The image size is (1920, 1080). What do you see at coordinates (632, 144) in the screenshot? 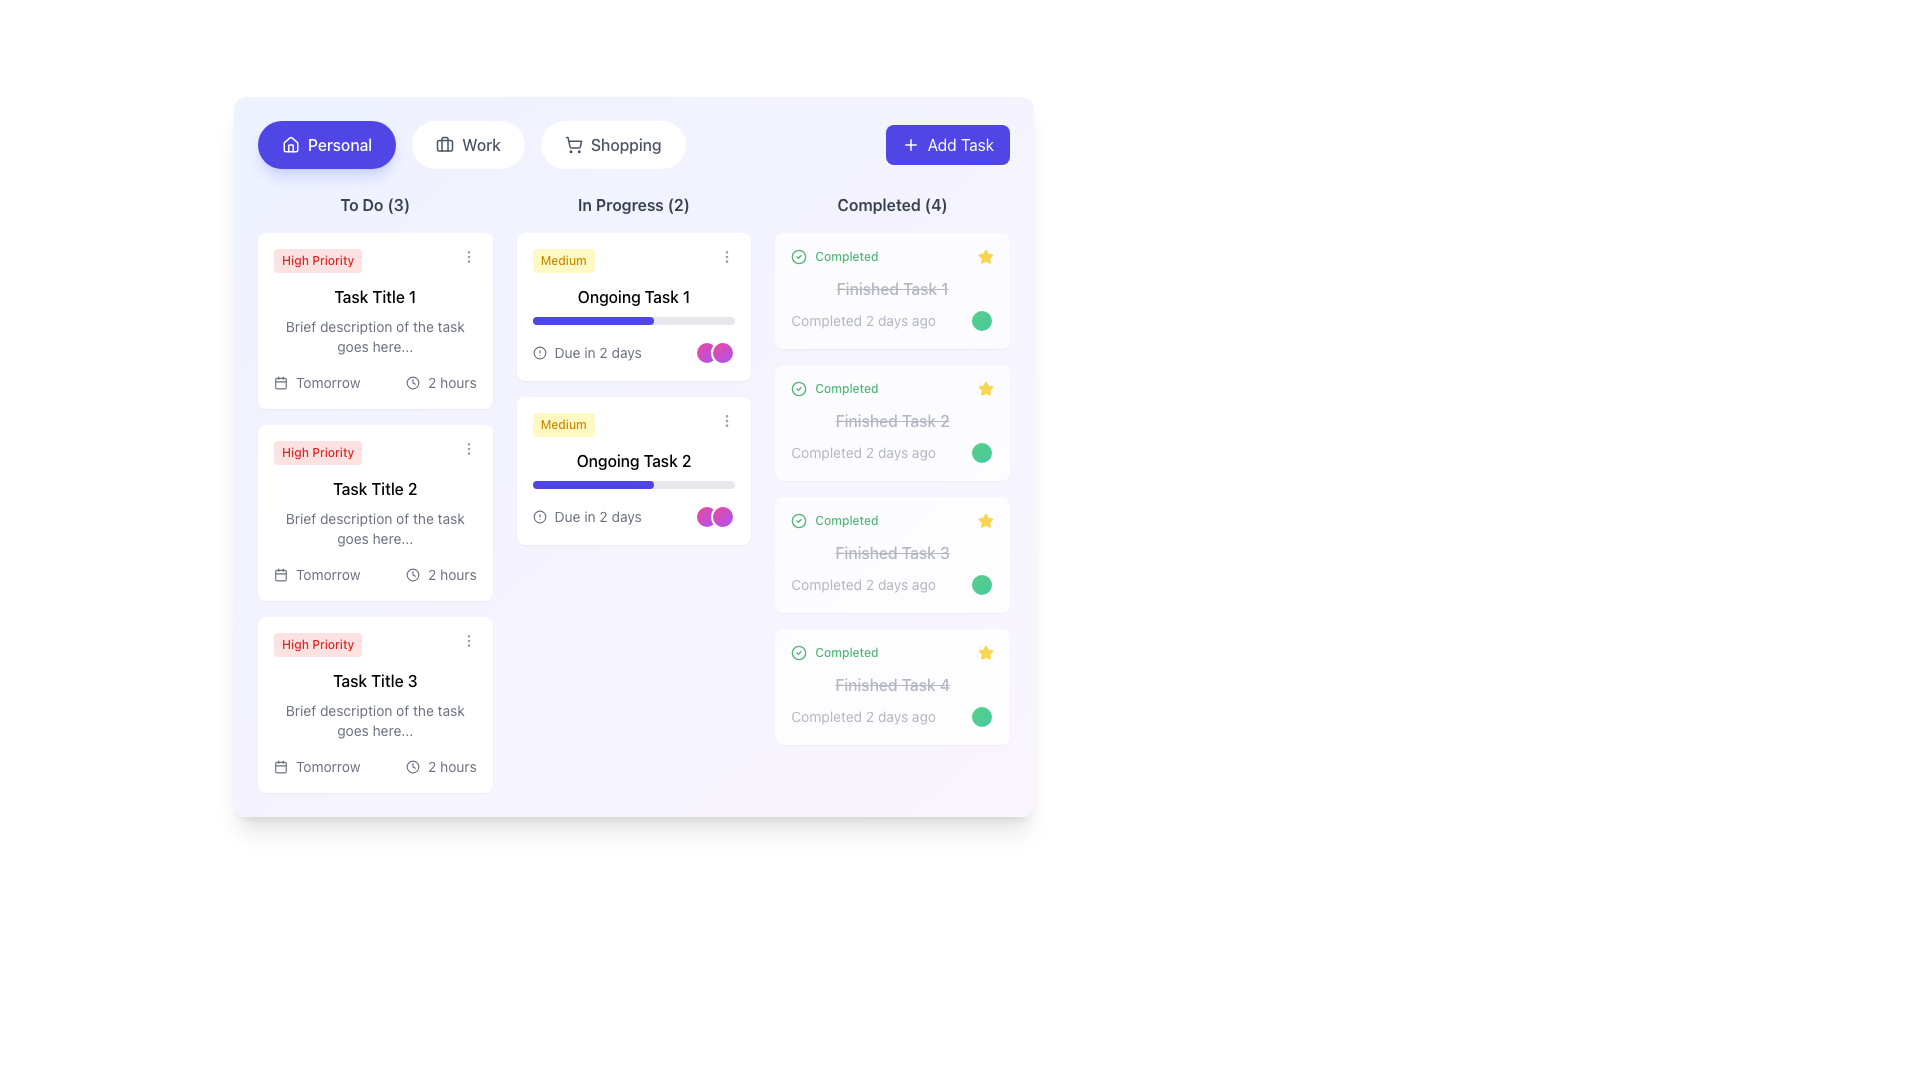
I see `the 'Shopping' button in the horizontal navigation bar` at bounding box center [632, 144].